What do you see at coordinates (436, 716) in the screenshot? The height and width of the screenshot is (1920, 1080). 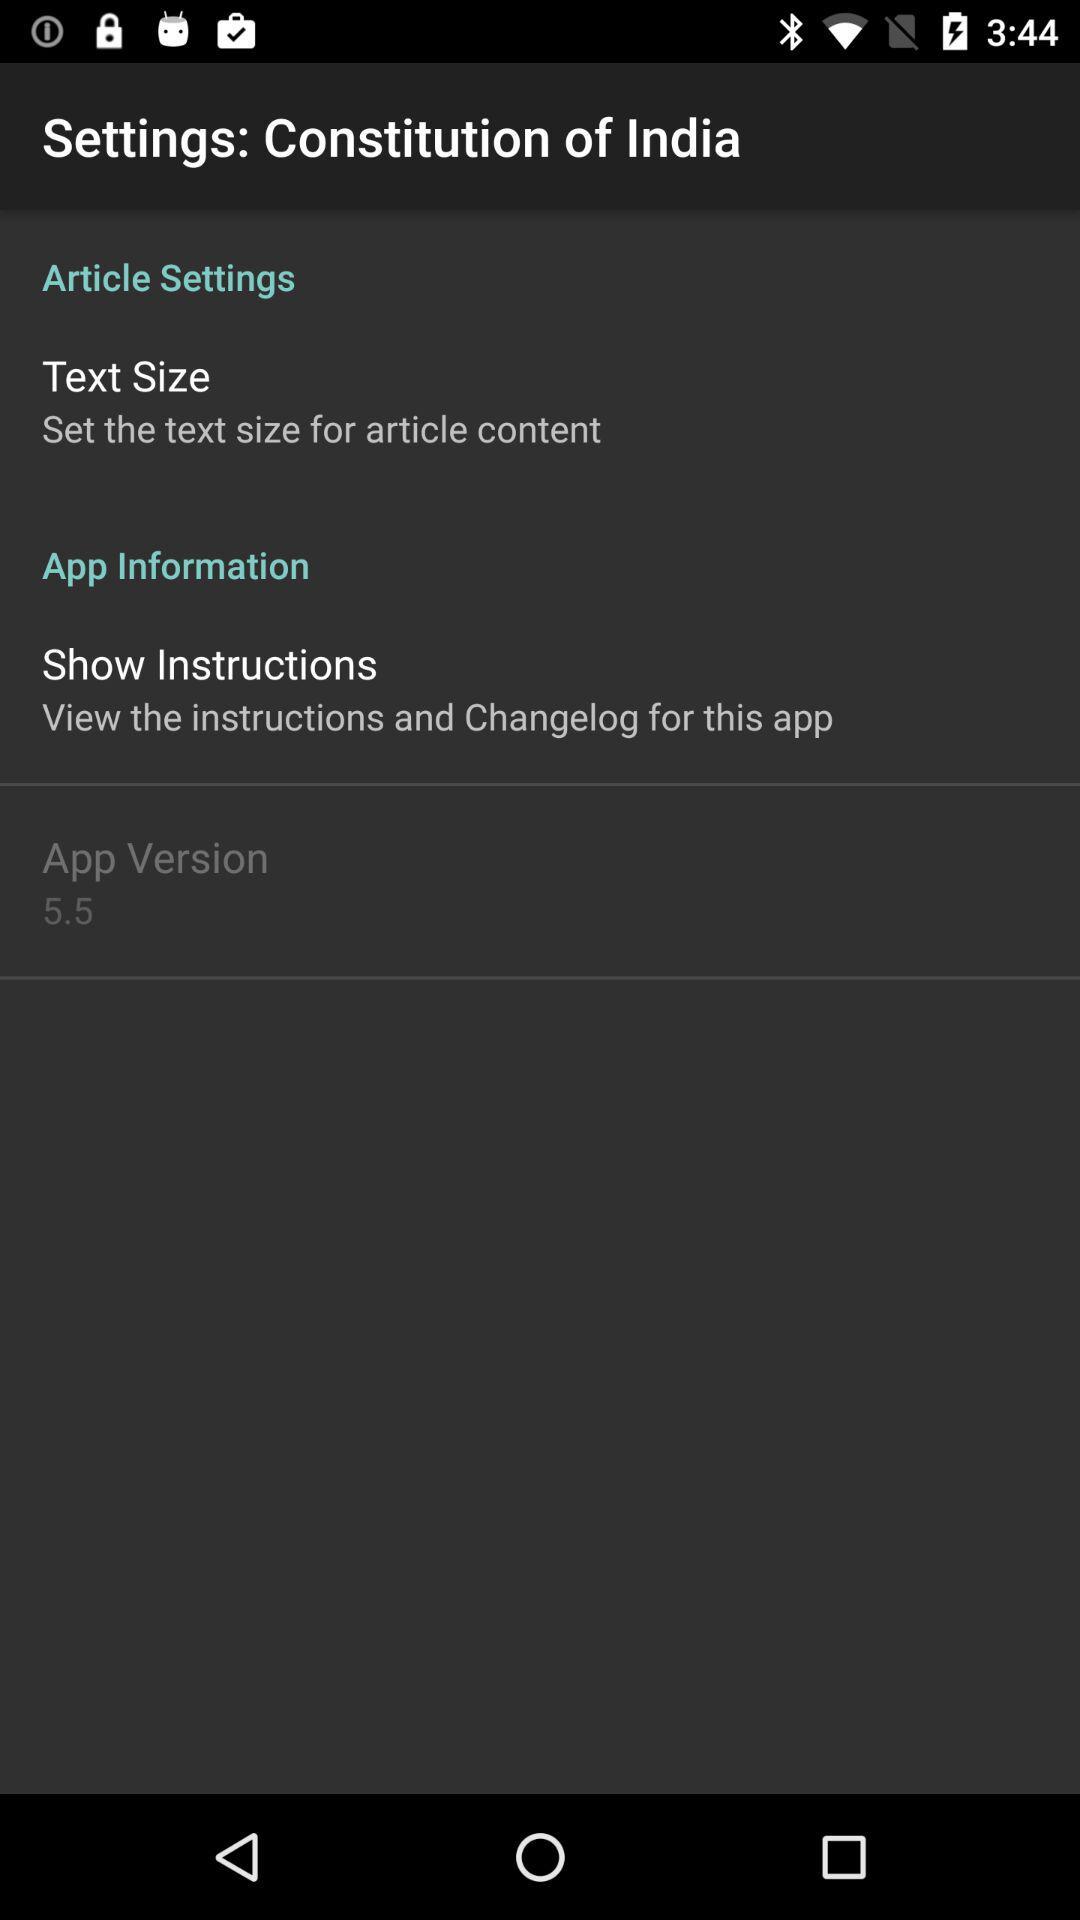 I see `the view the instructions` at bounding box center [436, 716].